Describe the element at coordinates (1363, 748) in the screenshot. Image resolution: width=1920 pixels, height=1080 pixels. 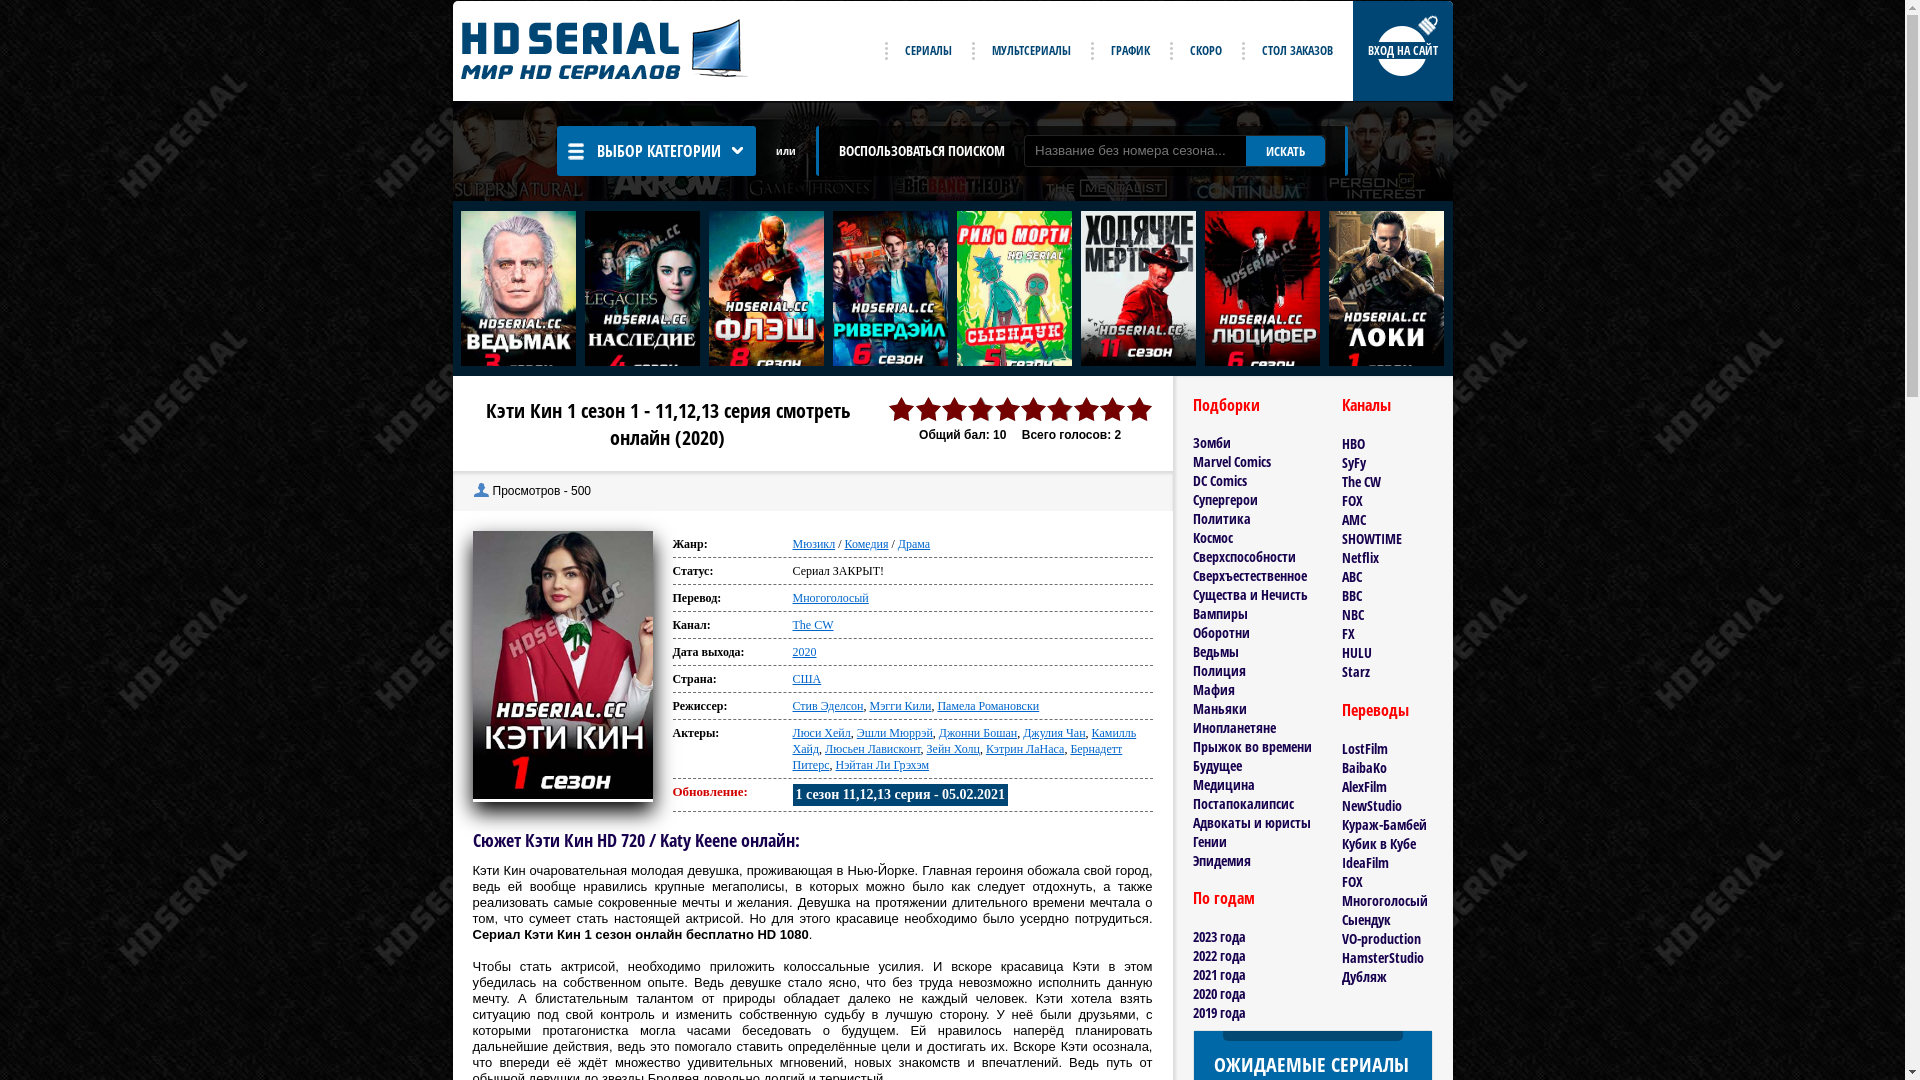
I see `'LostFilm'` at that location.